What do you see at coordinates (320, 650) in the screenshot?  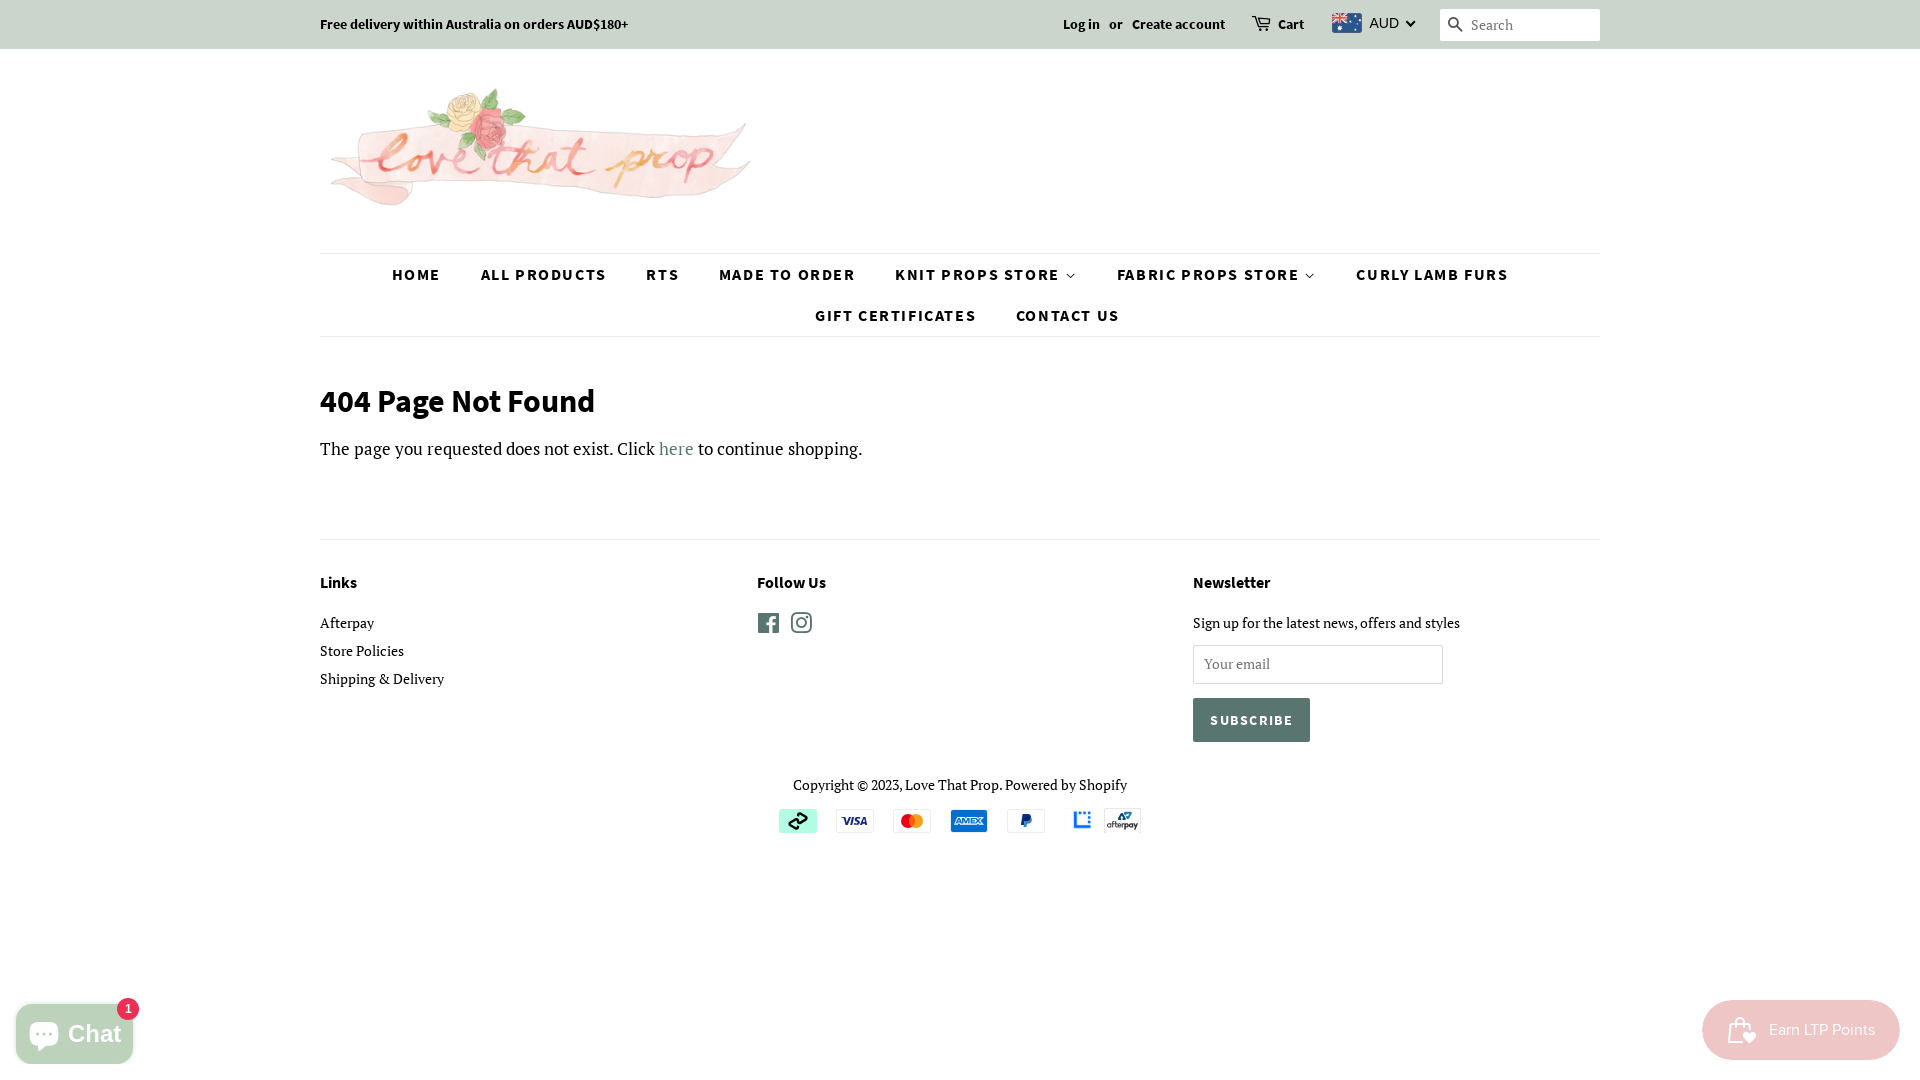 I see `'Store Policies'` at bounding box center [320, 650].